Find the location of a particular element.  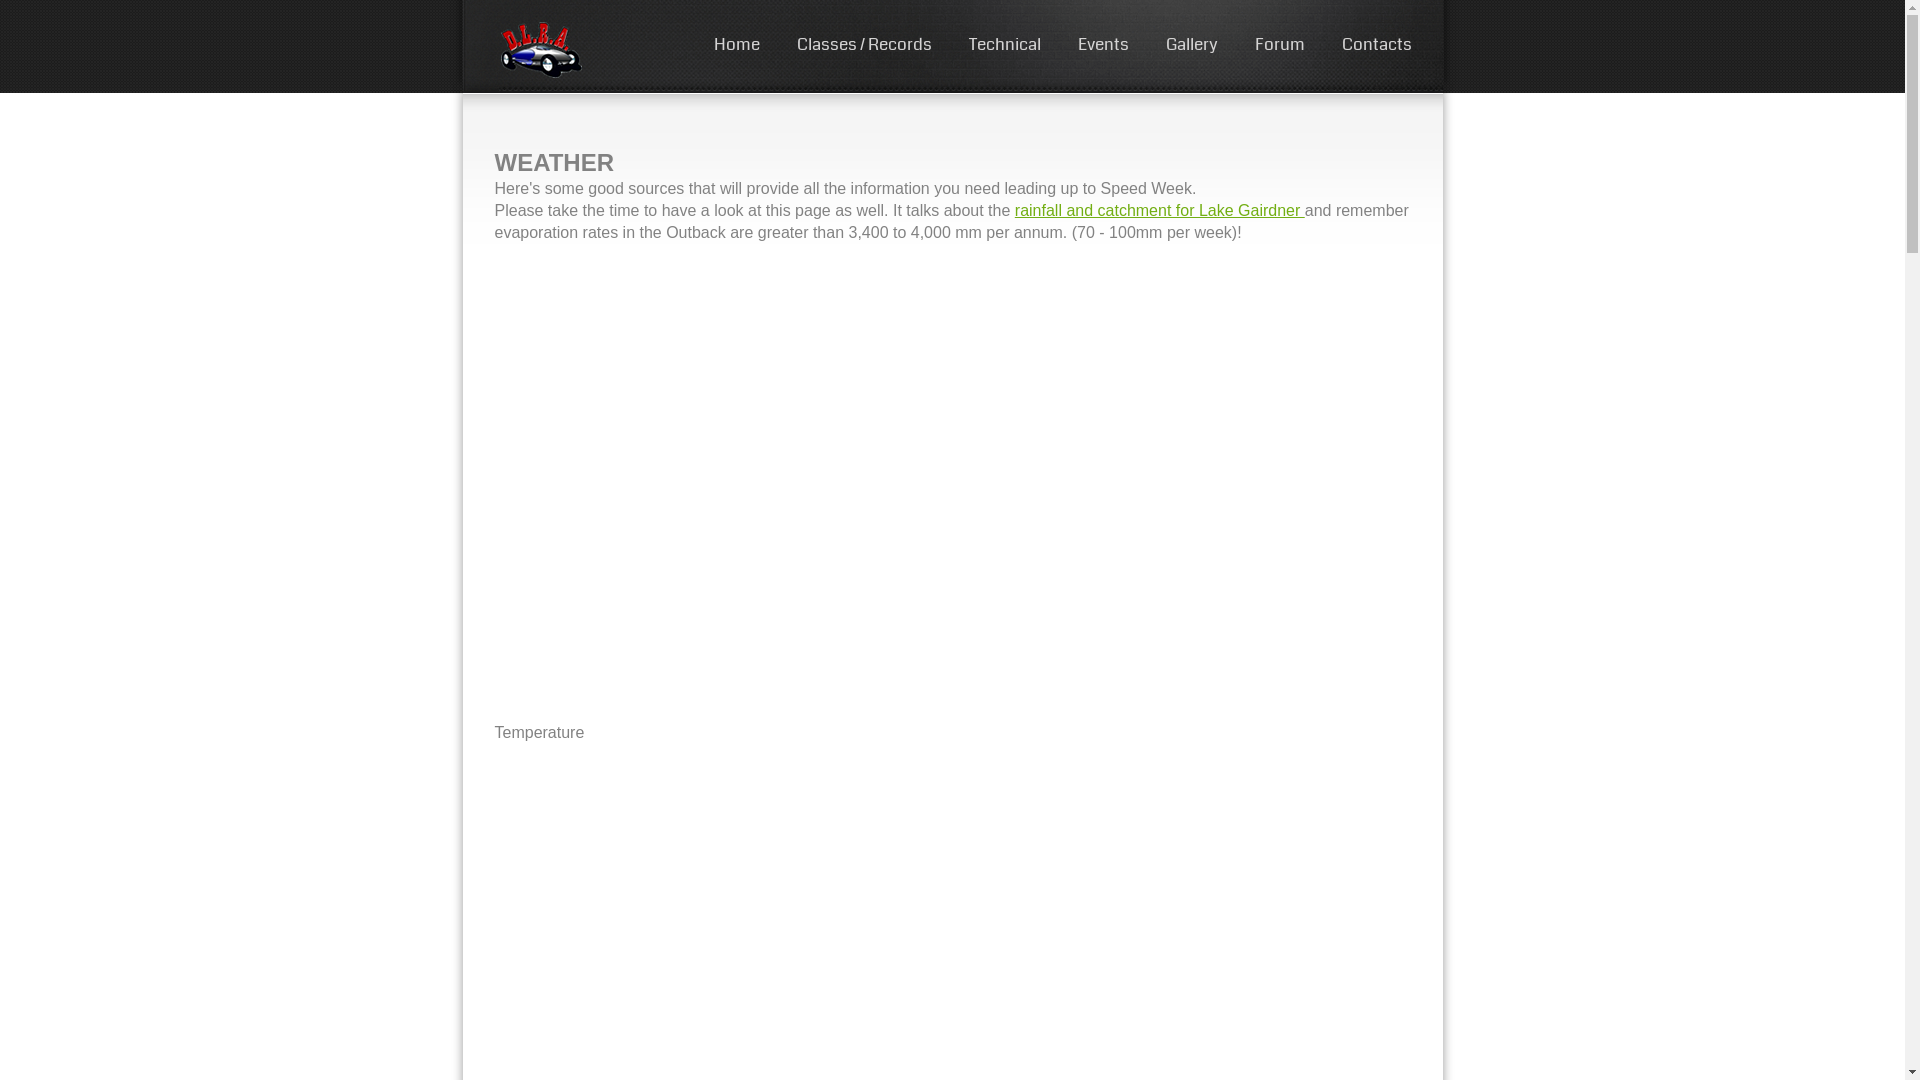

'Forum' is located at coordinates (1252, 44).